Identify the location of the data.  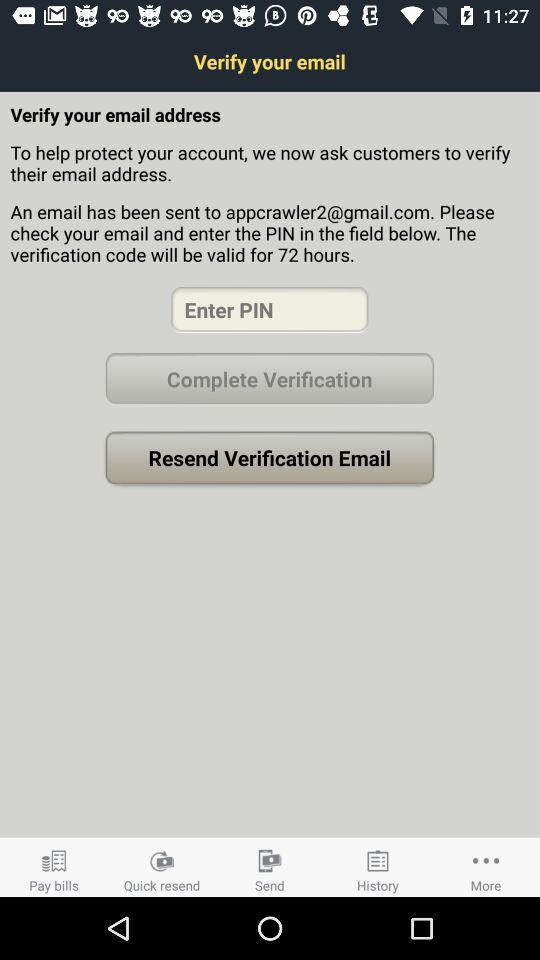
(269, 309).